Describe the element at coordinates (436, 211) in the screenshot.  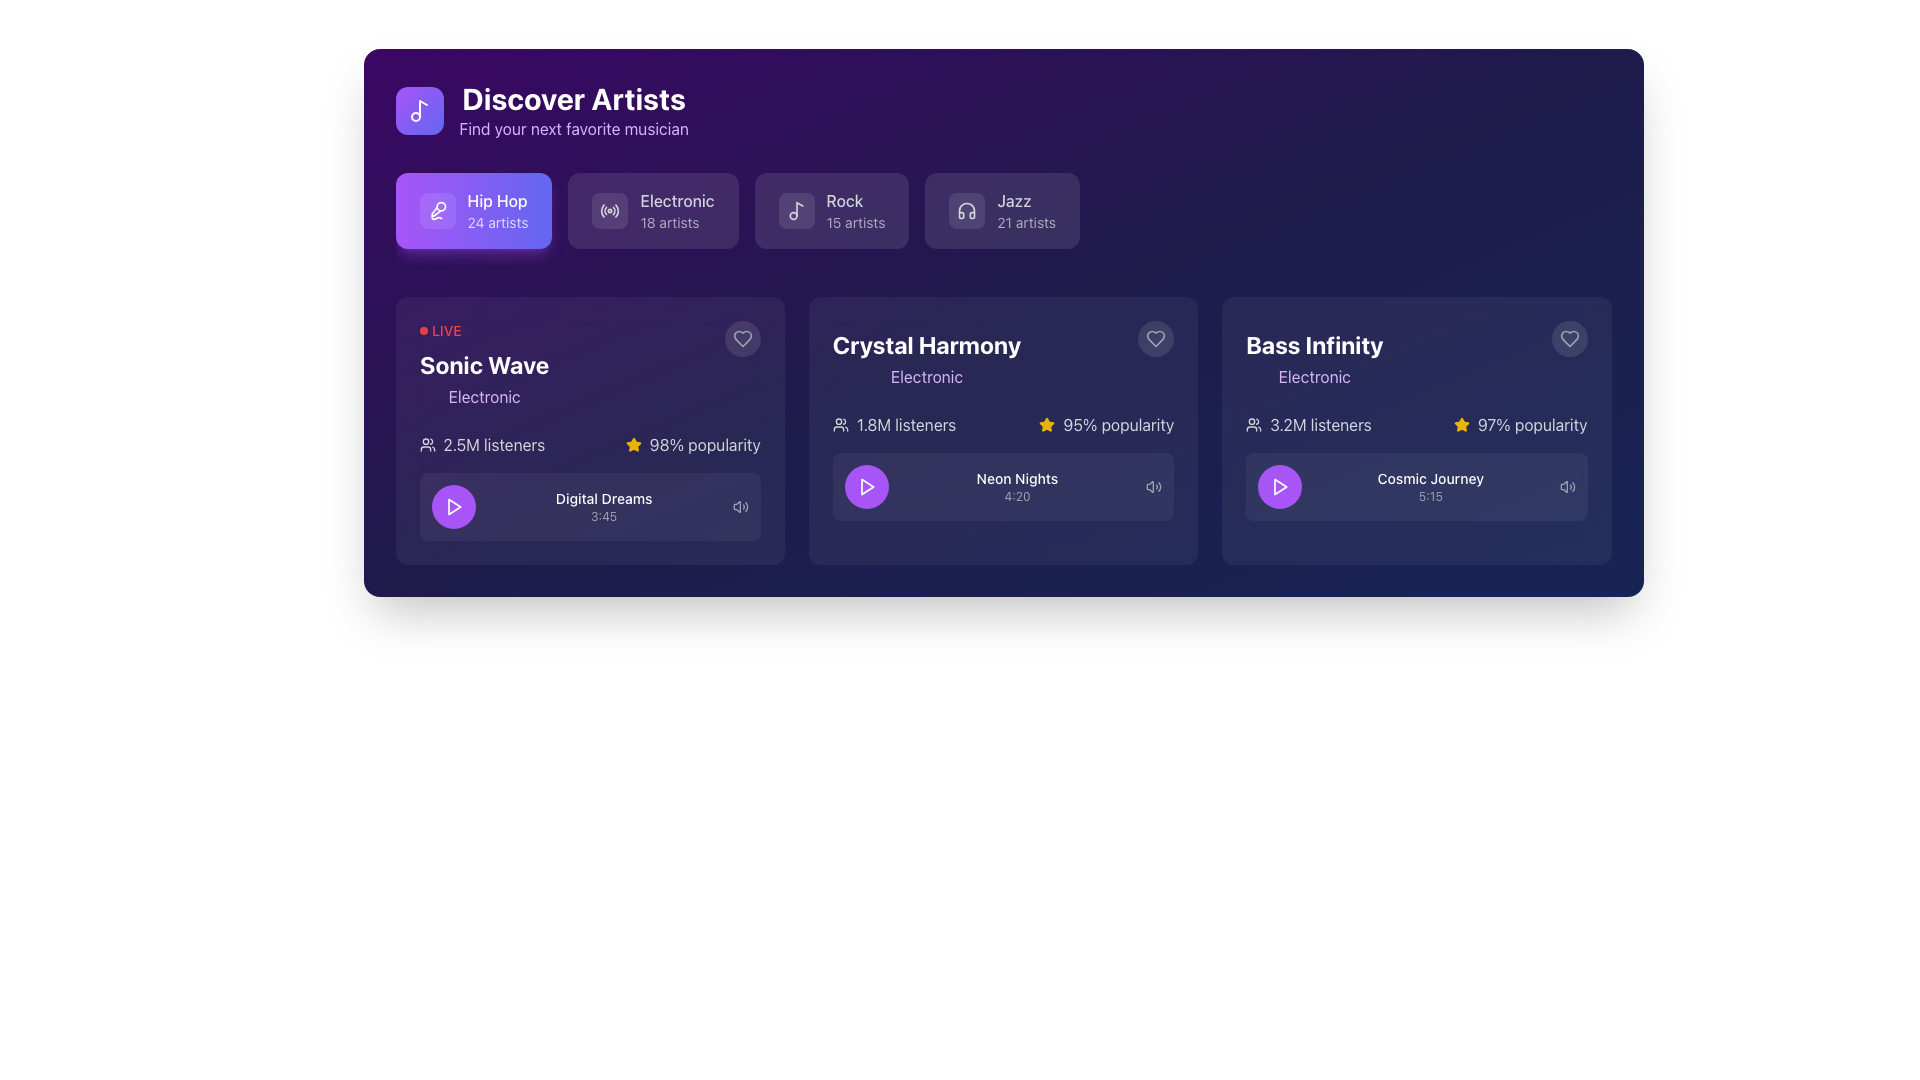
I see `the microphone icon representing the 'Hip Hop' category, located within the purple rounded rectangle adjacent to the text label 'Hip Hop'` at that location.